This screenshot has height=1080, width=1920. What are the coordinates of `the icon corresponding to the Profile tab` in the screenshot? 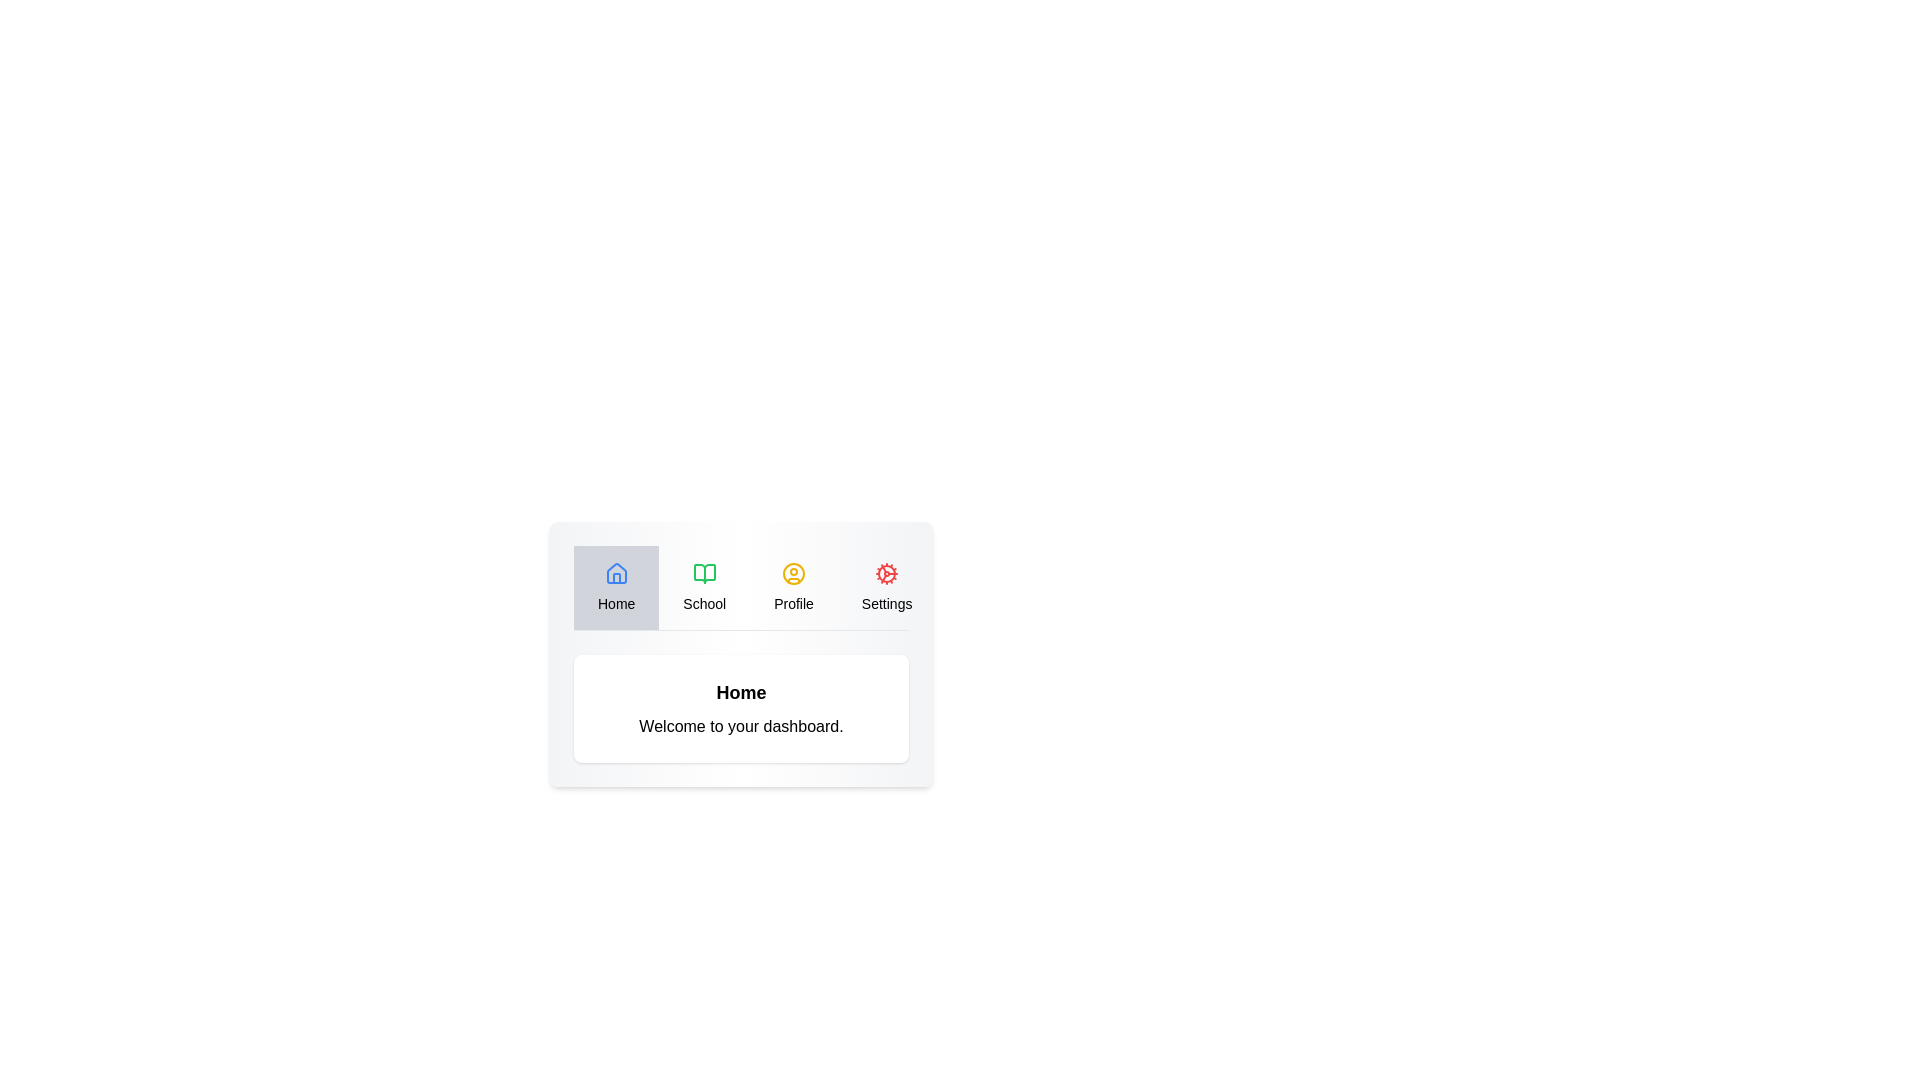 It's located at (793, 574).